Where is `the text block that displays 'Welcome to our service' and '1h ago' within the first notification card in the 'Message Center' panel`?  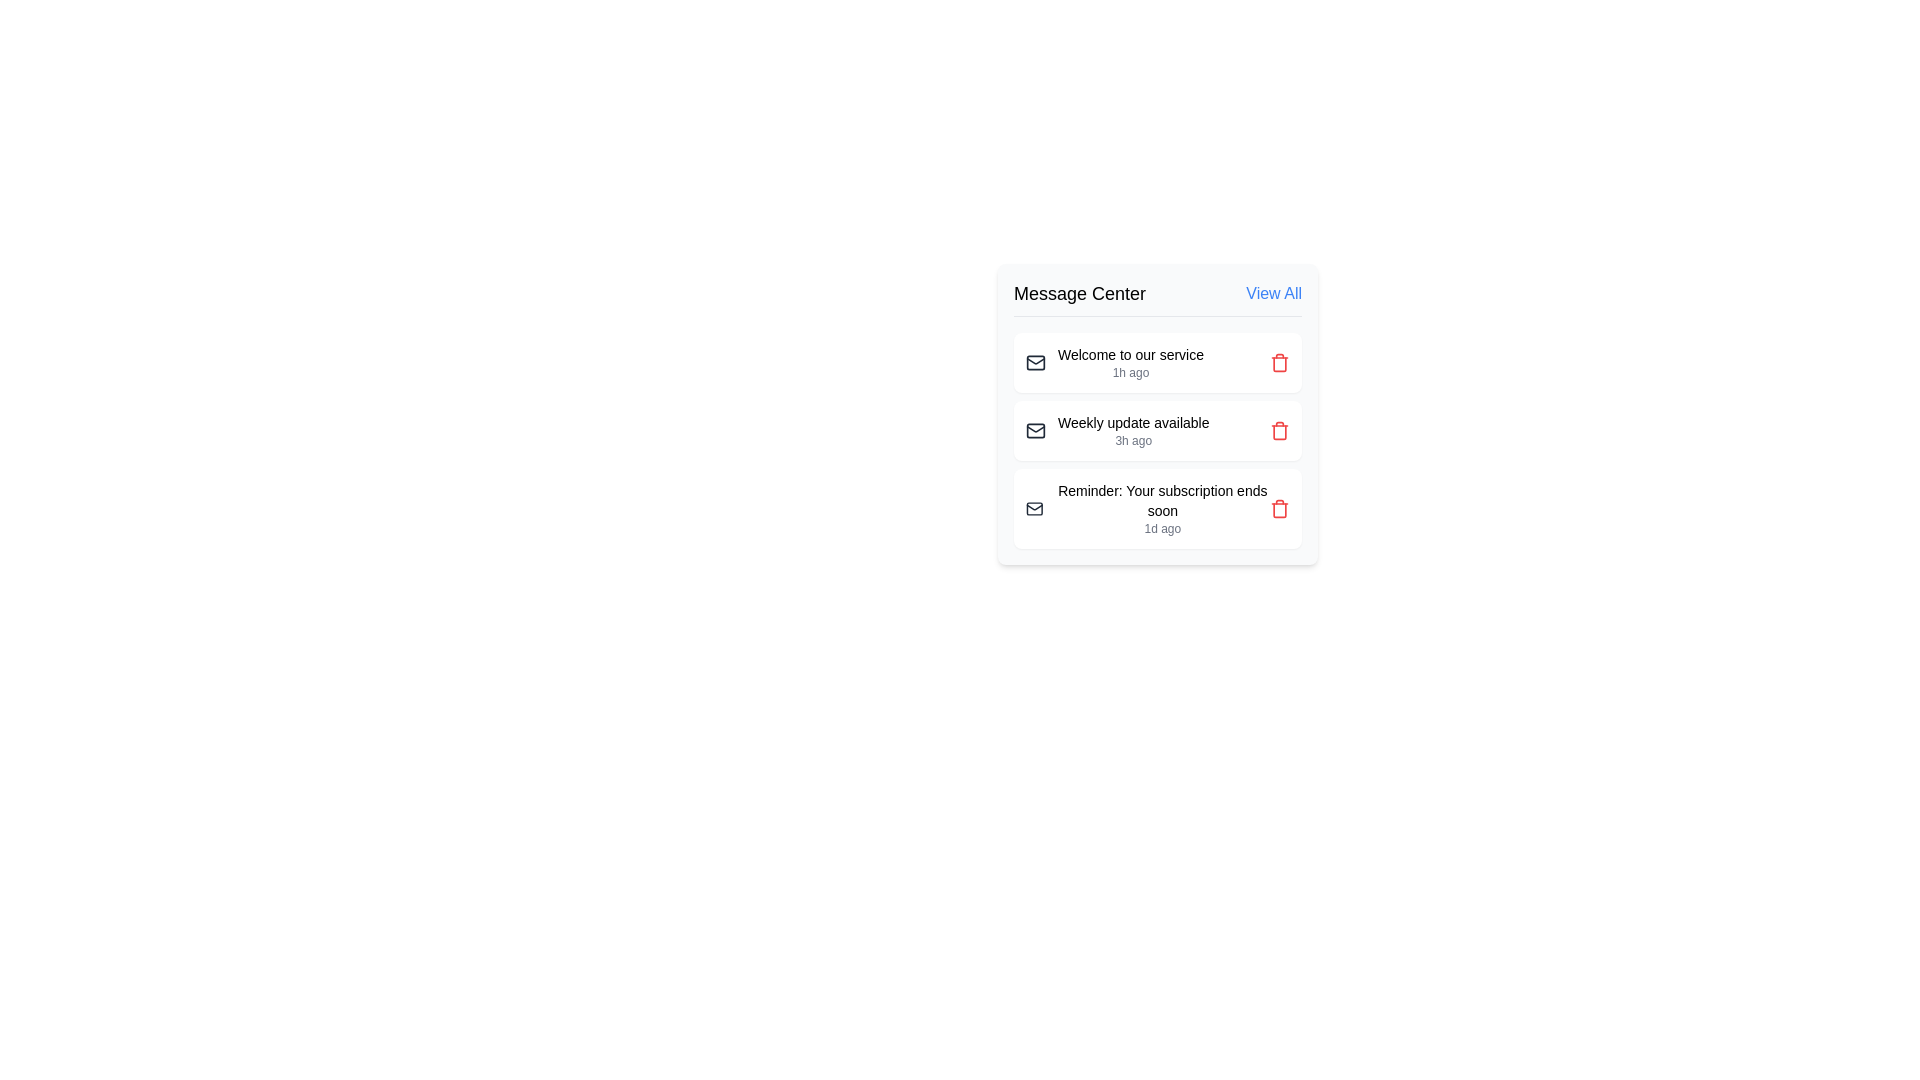 the text block that displays 'Welcome to our service' and '1h ago' within the first notification card in the 'Message Center' panel is located at coordinates (1131, 362).